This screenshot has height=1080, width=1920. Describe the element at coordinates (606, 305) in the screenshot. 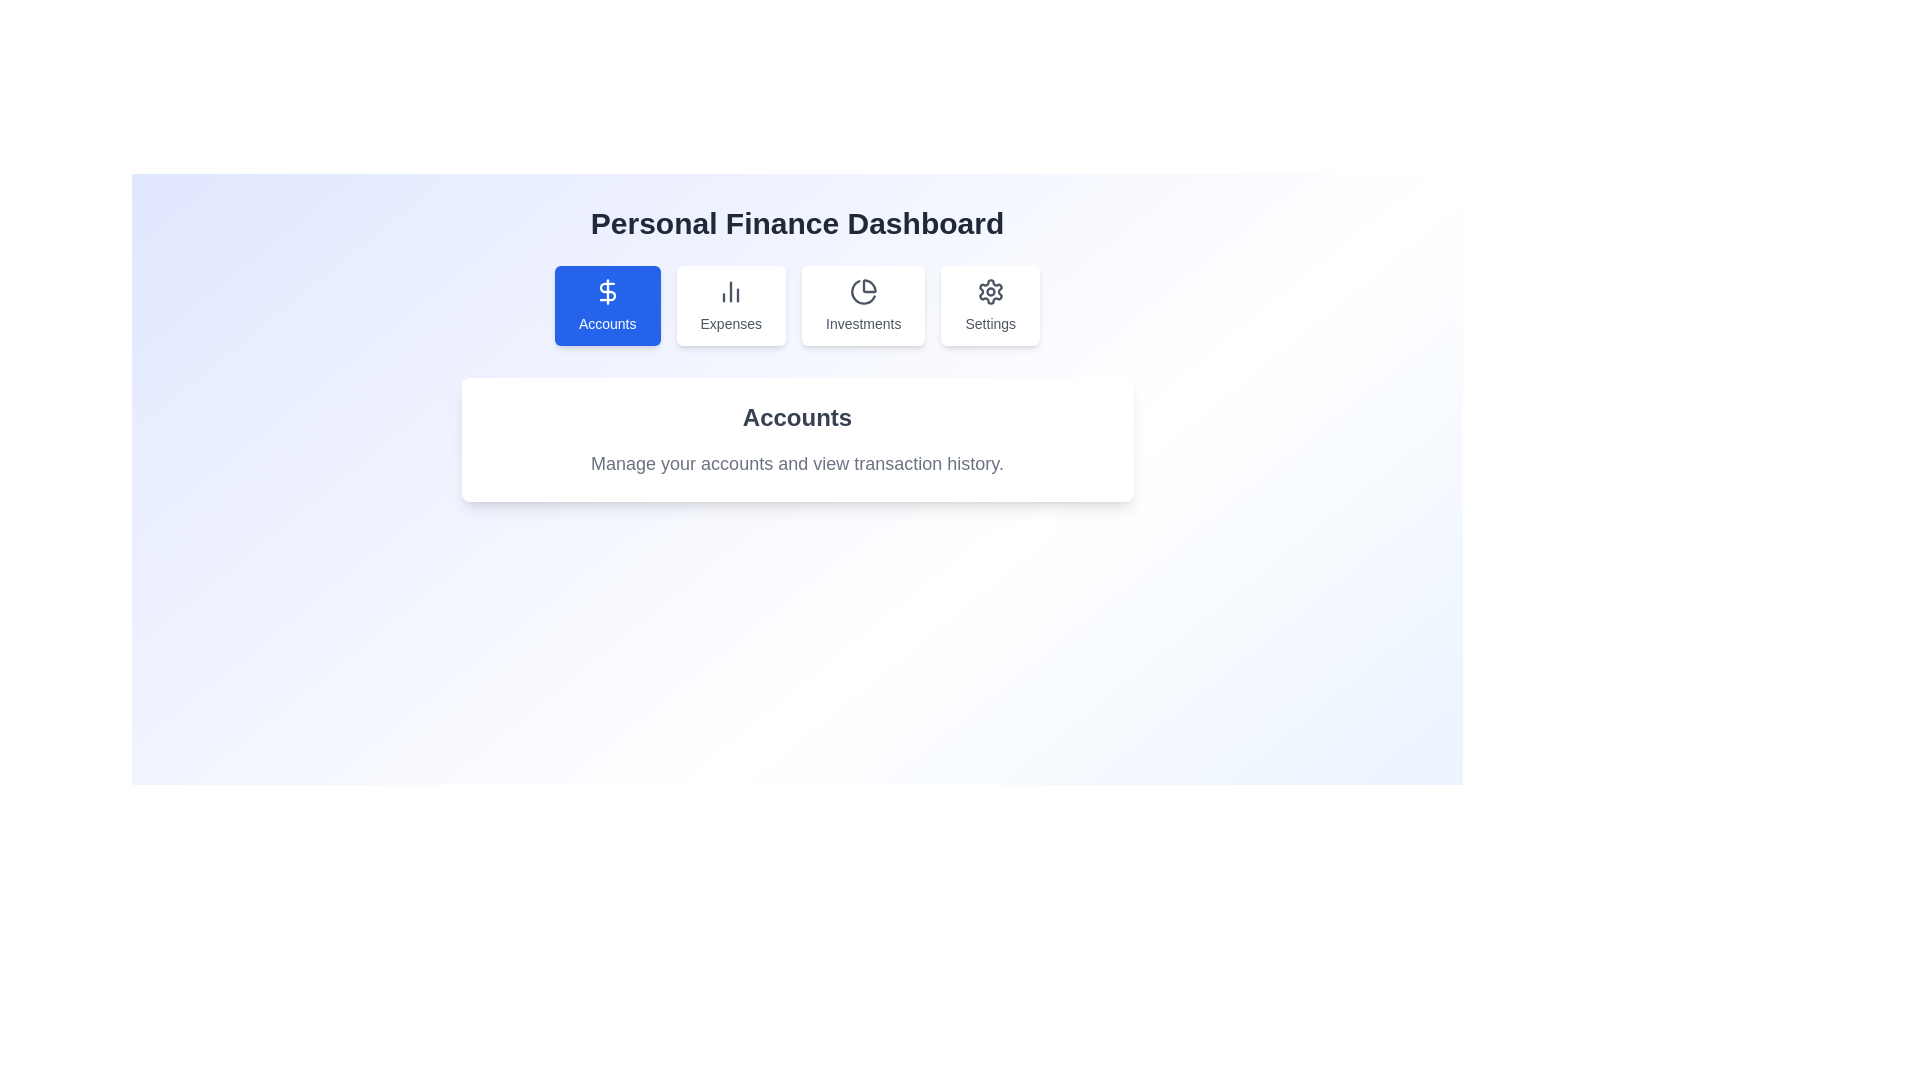

I see `the blue button labeled 'Accounts' with a dollar symbol to observe its hover animations` at that location.